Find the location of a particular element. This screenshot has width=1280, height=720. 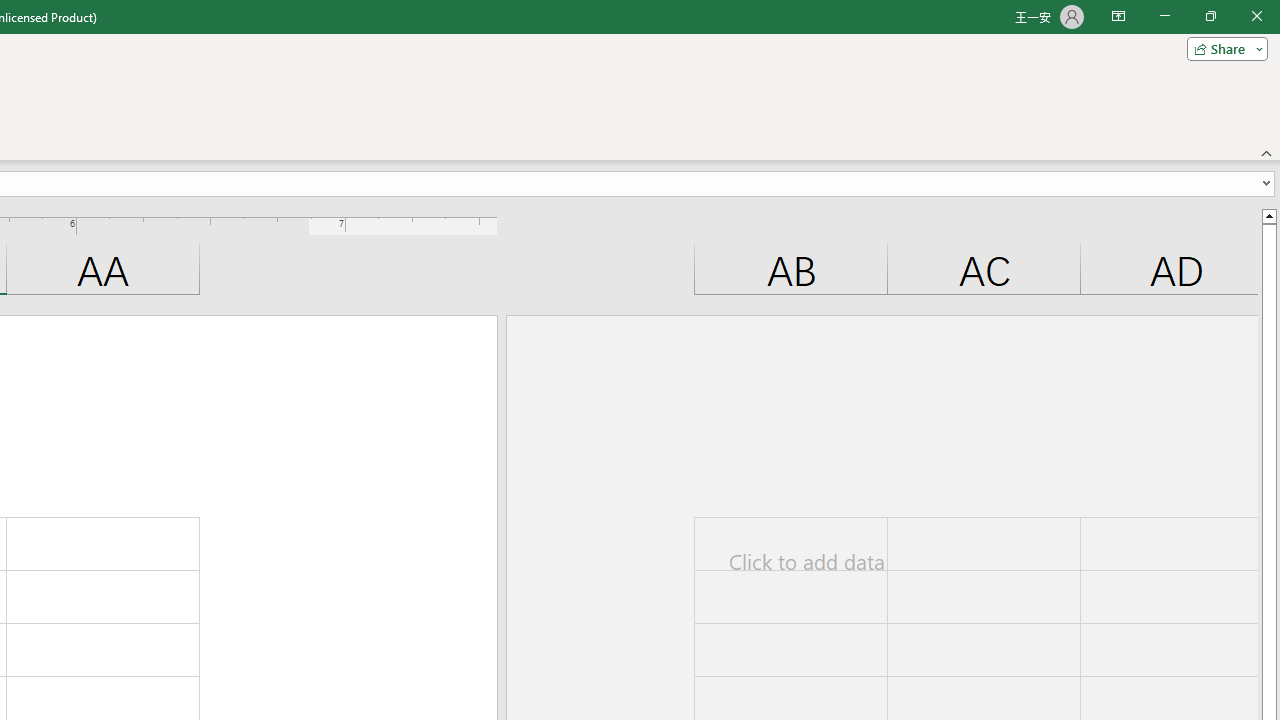

'Ribbon Display Options' is located at coordinates (1117, 16).